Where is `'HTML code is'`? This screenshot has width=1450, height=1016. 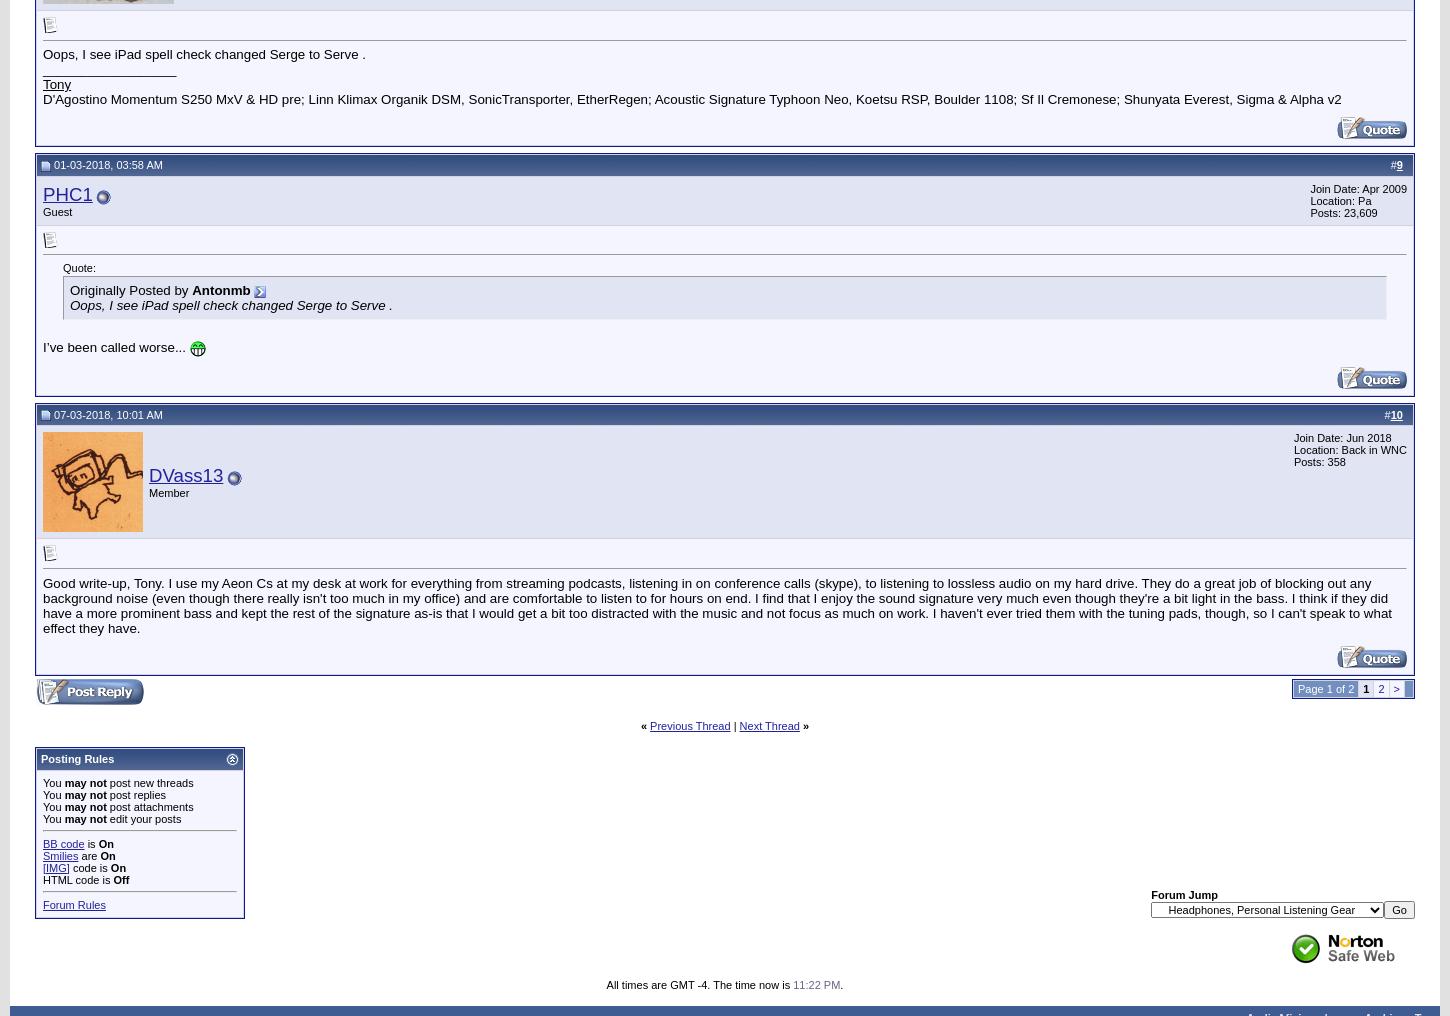 'HTML code is' is located at coordinates (78, 879).